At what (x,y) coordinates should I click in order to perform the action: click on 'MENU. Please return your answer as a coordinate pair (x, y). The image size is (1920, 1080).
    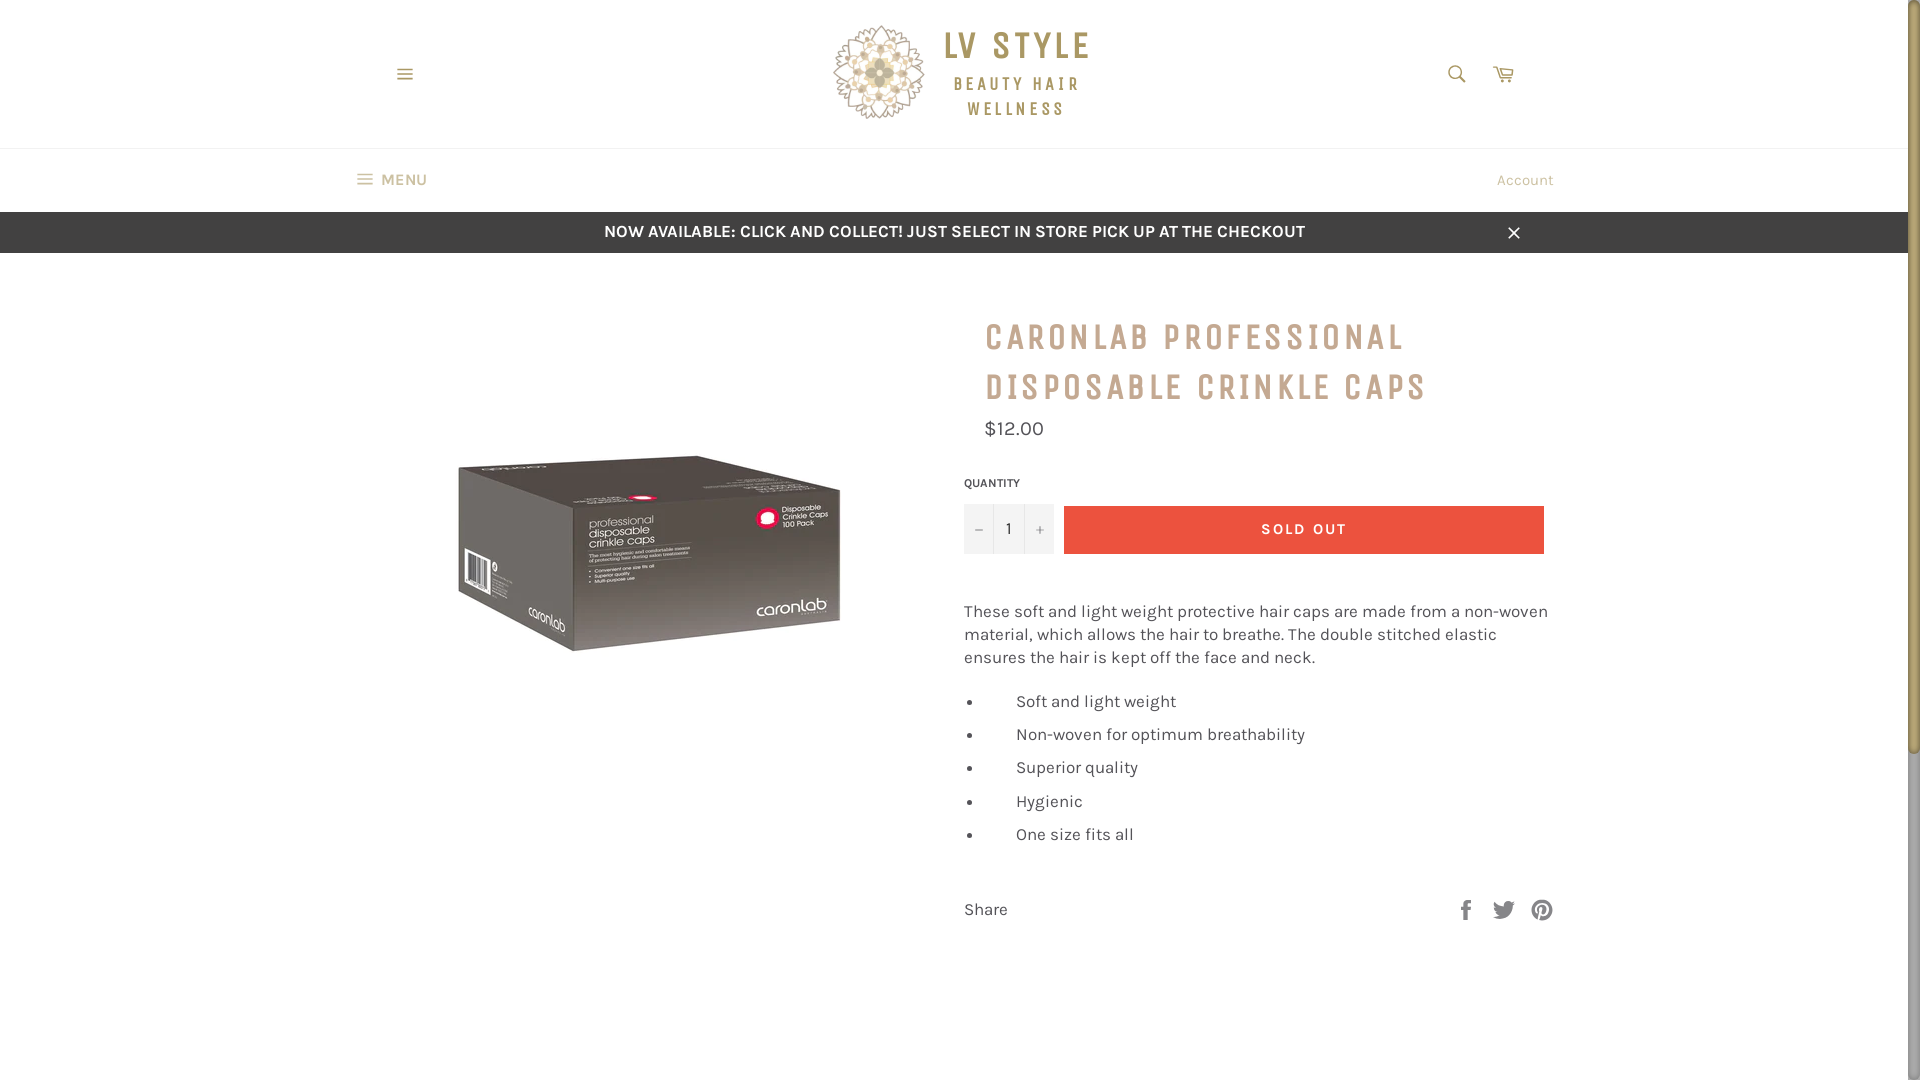
    Looking at the image, I should click on (390, 180).